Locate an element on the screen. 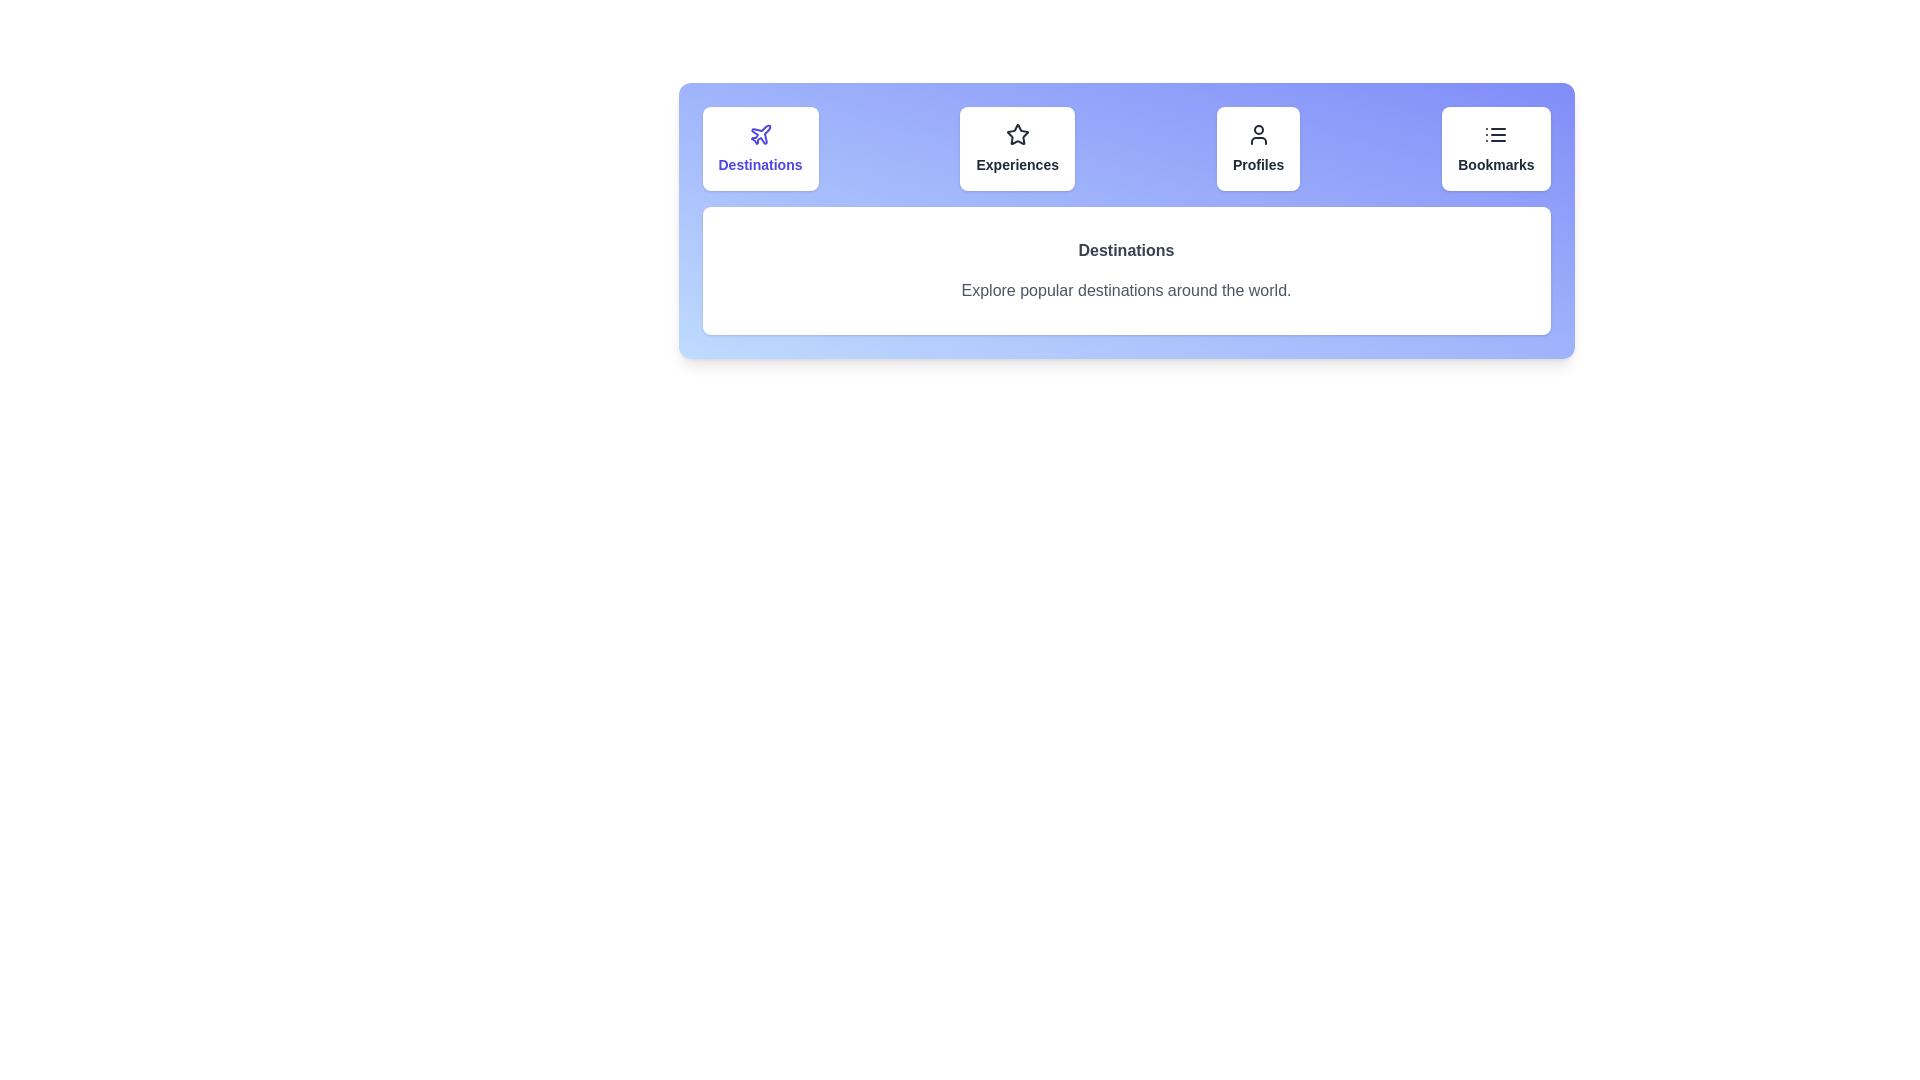 The height and width of the screenshot is (1080, 1920). the Experiences tab to view its content is located at coordinates (1017, 148).